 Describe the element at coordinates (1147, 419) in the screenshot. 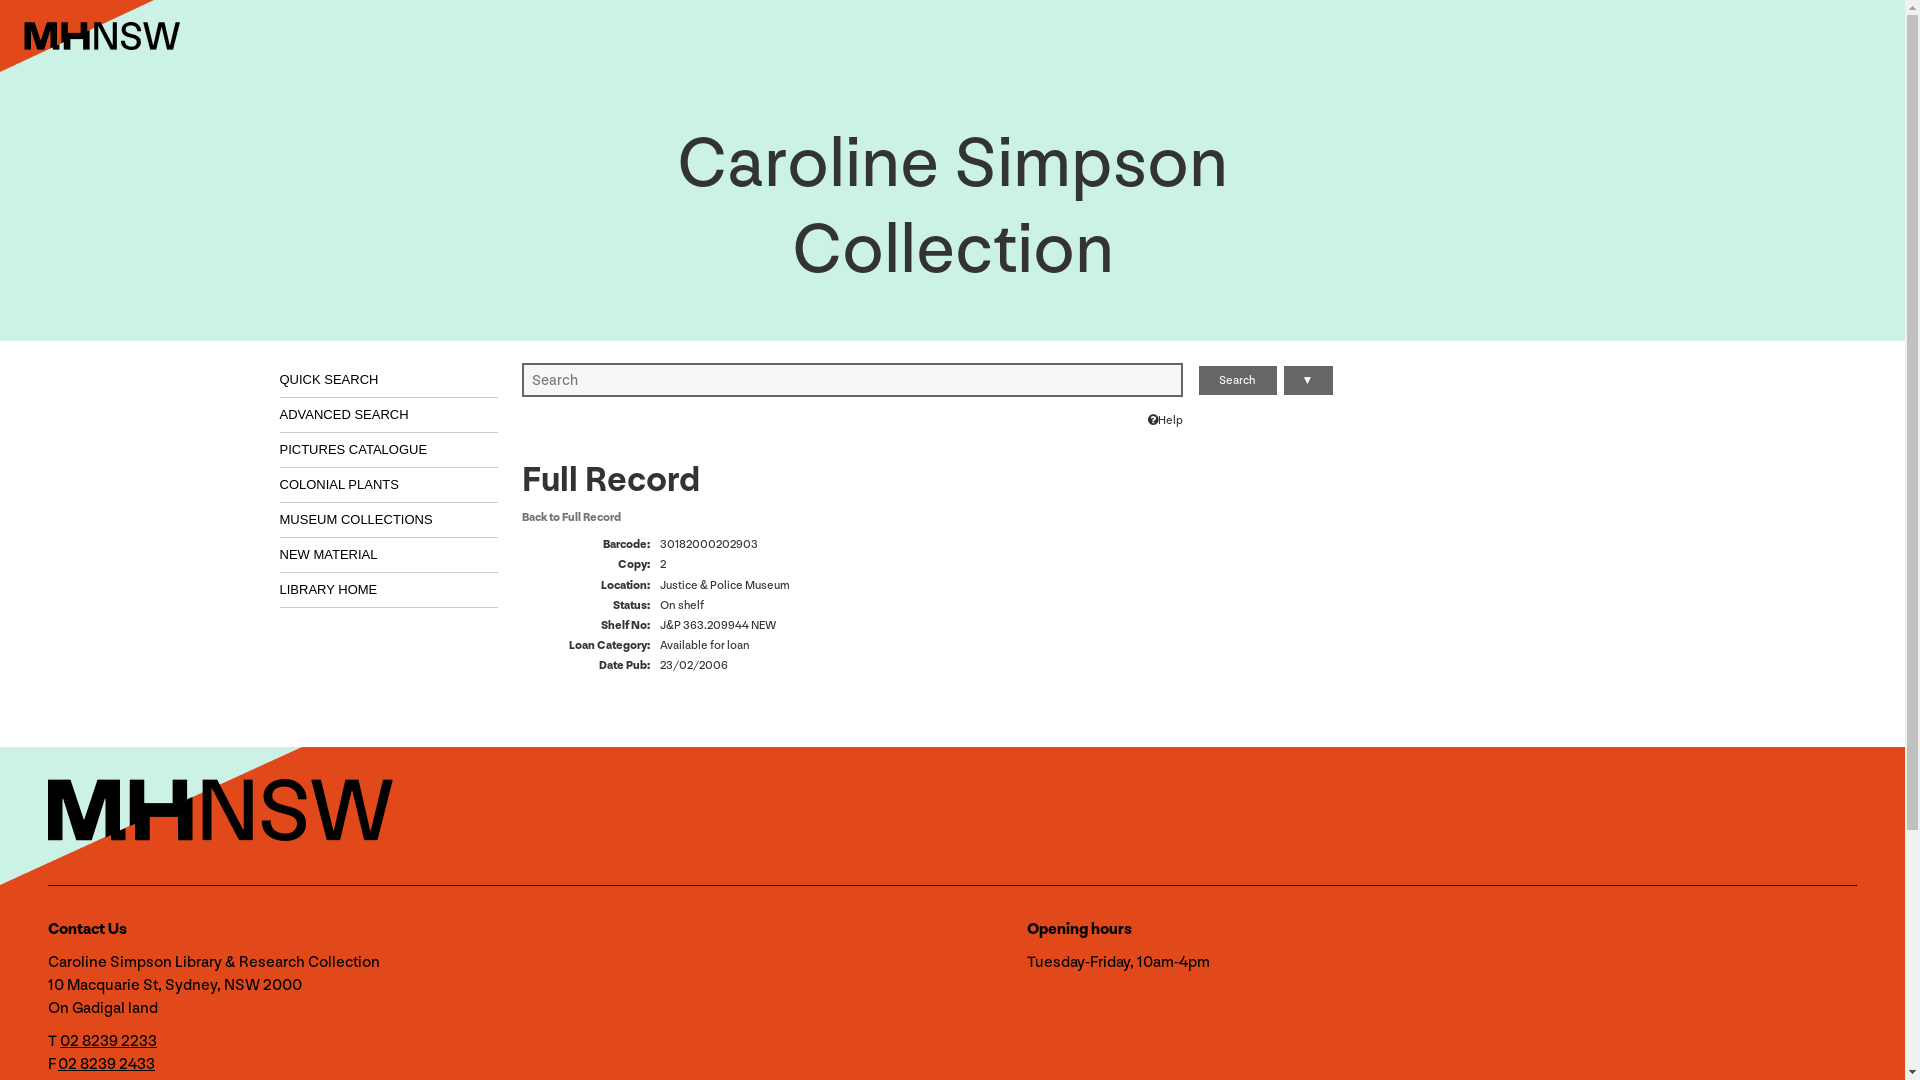

I see `'Help'` at that location.